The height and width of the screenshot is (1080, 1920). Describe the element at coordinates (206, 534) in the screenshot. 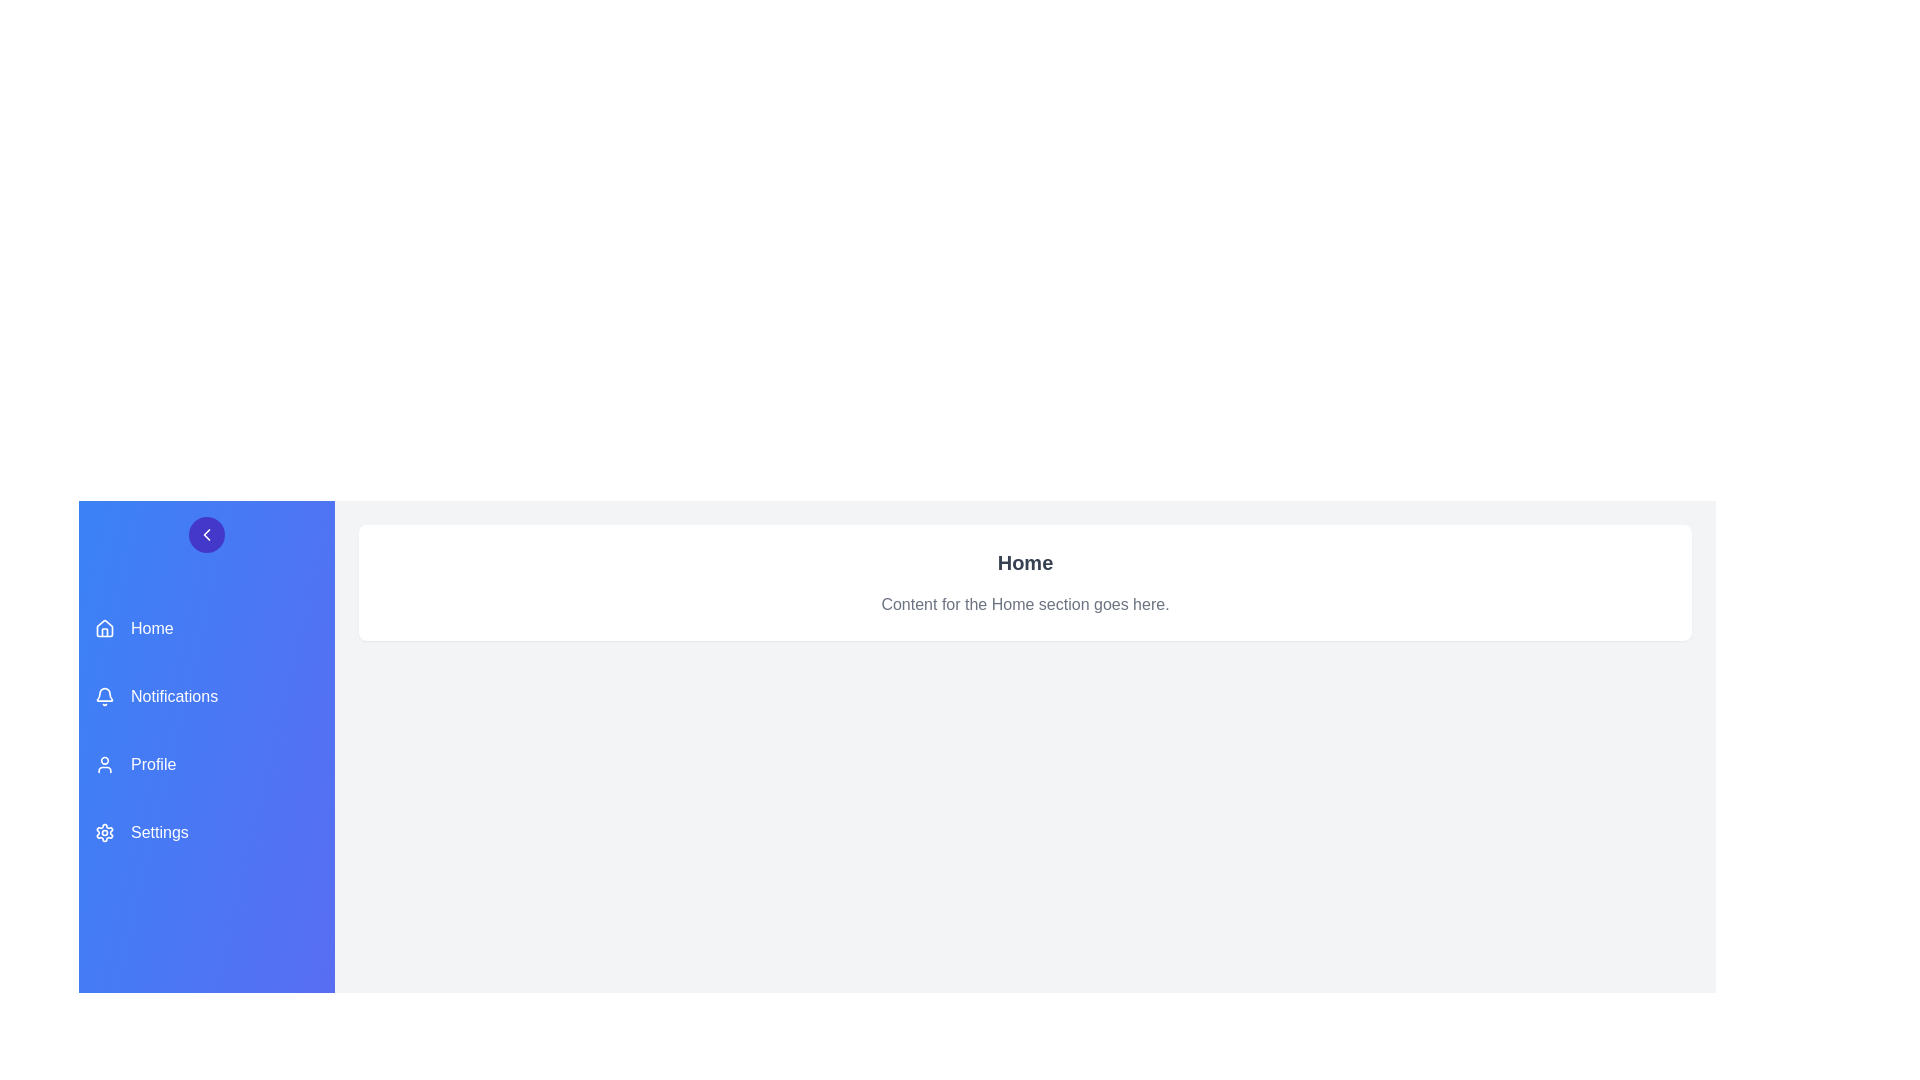

I see `the navigation button located at the top of the sidebar, which may reveal a tooltip or highlight effect` at that location.